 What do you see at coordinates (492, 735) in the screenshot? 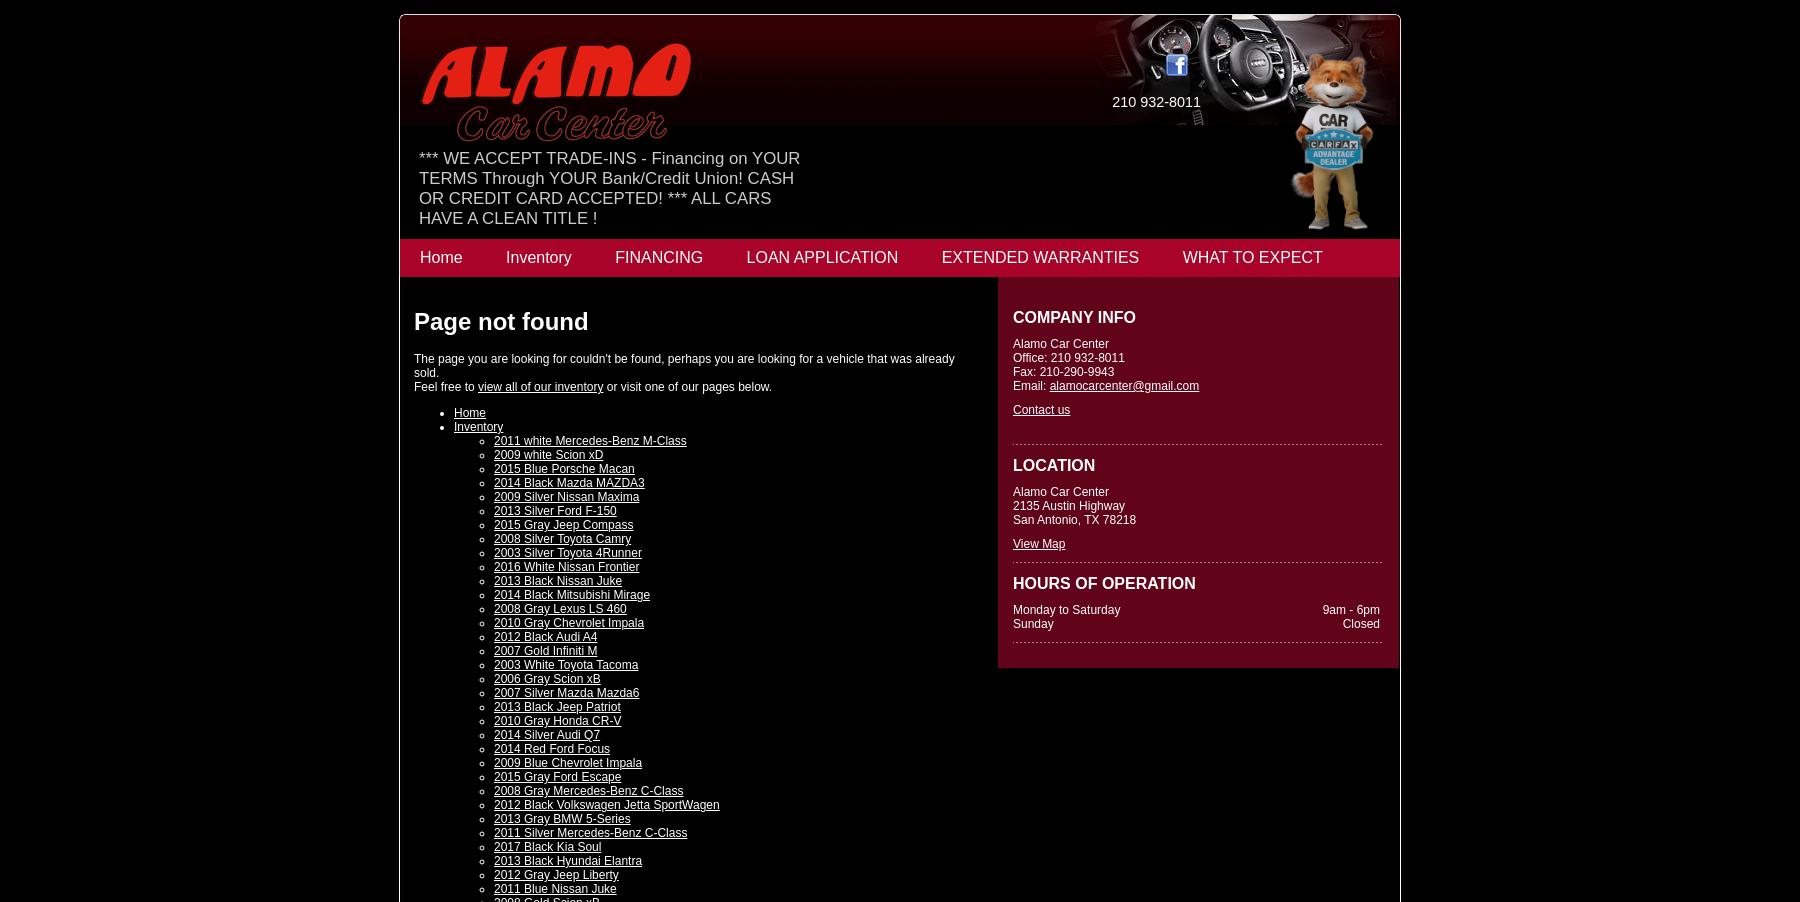
I see `'2014 Silver  Audi Q7'` at bounding box center [492, 735].